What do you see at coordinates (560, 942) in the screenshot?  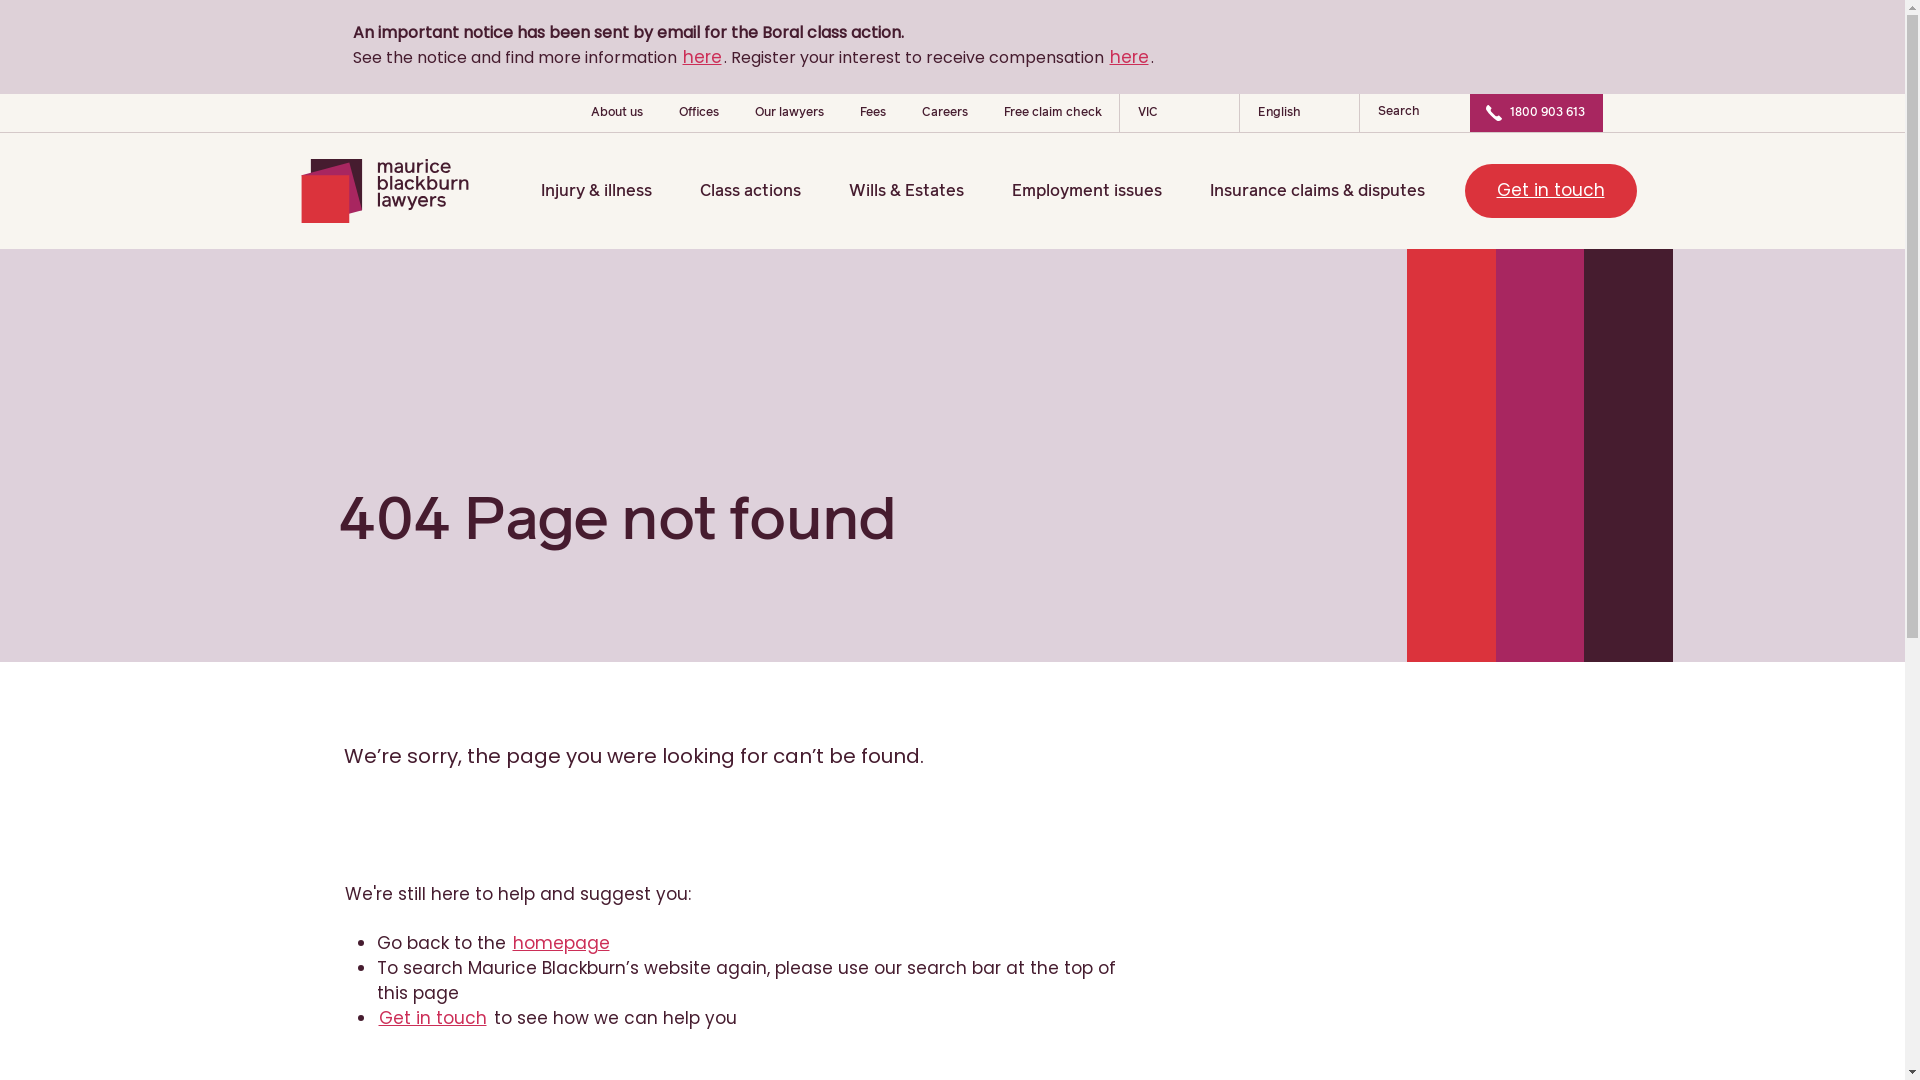 I see `'homepage'` at bounding box center [560, 942].